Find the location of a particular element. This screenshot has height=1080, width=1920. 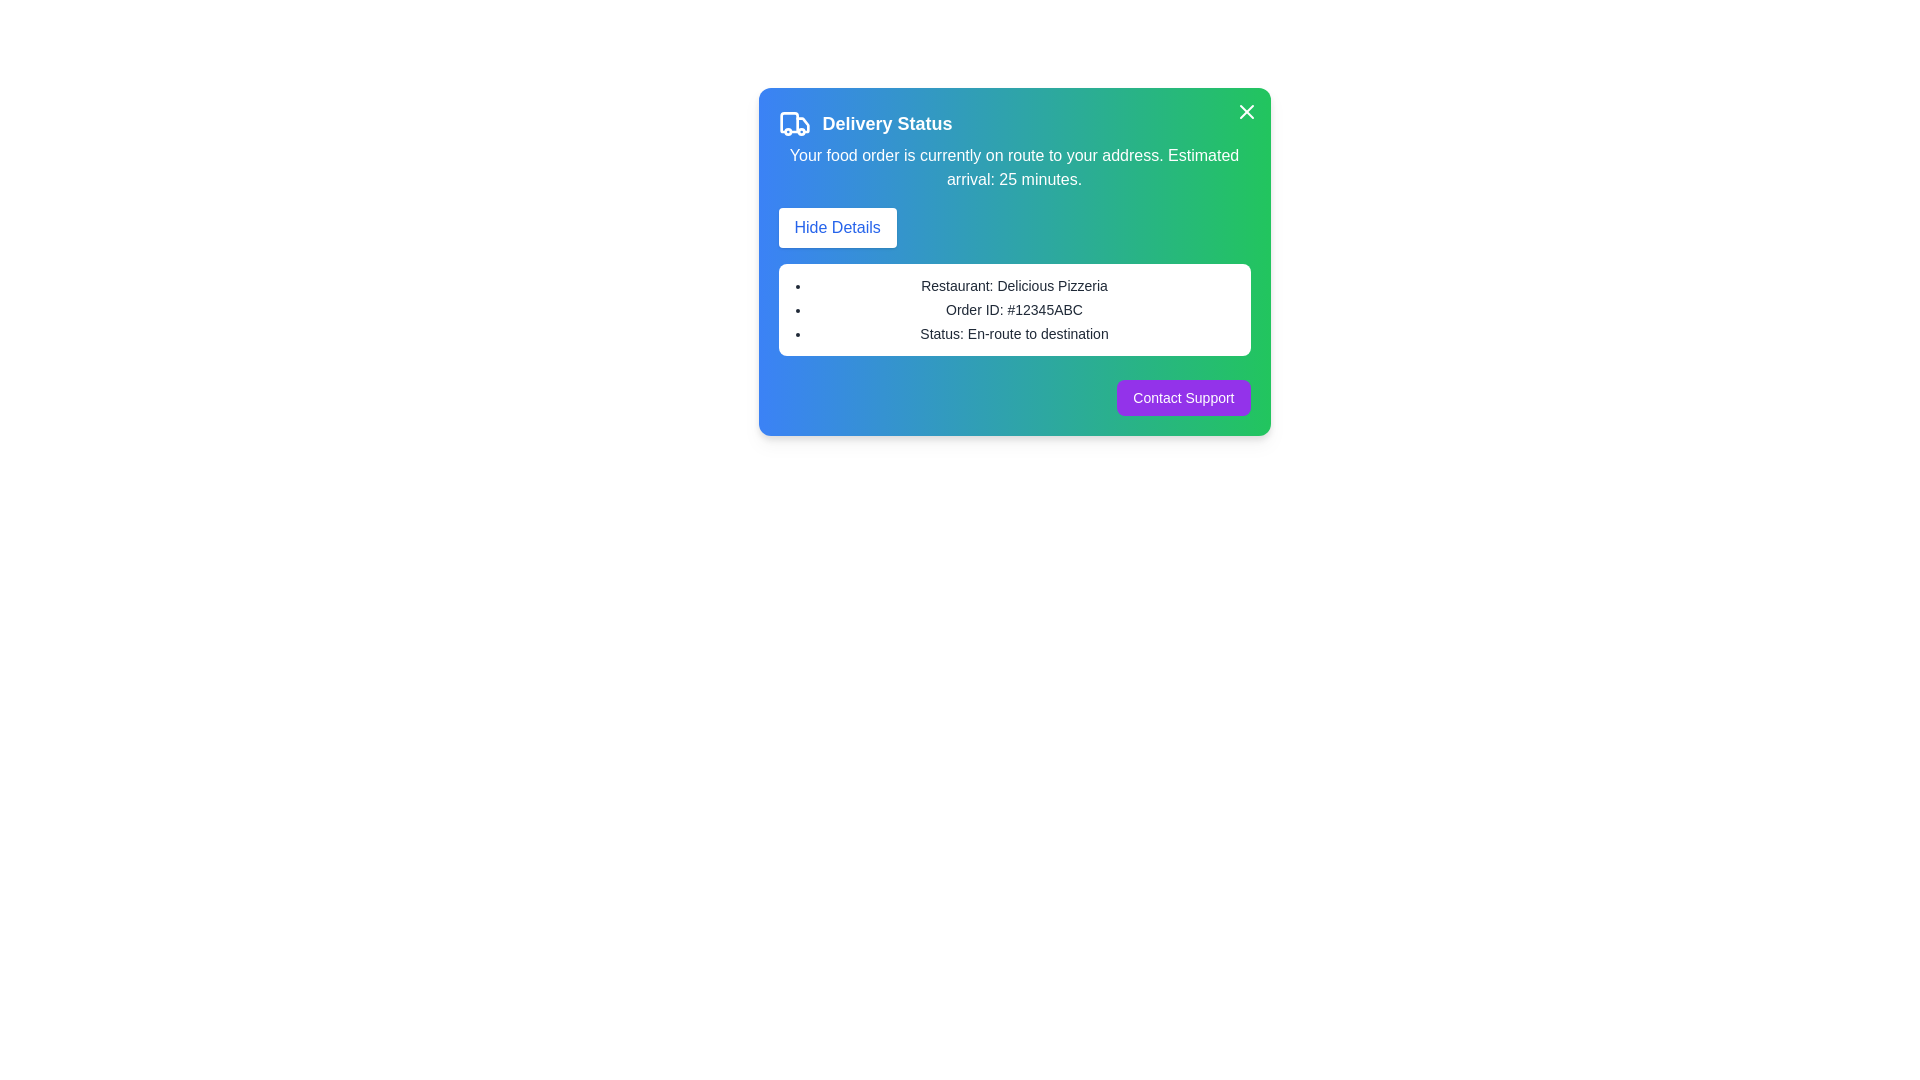

the 'Hide Details' button to toggle the visibility of order details is located at coordinates (836, 226).